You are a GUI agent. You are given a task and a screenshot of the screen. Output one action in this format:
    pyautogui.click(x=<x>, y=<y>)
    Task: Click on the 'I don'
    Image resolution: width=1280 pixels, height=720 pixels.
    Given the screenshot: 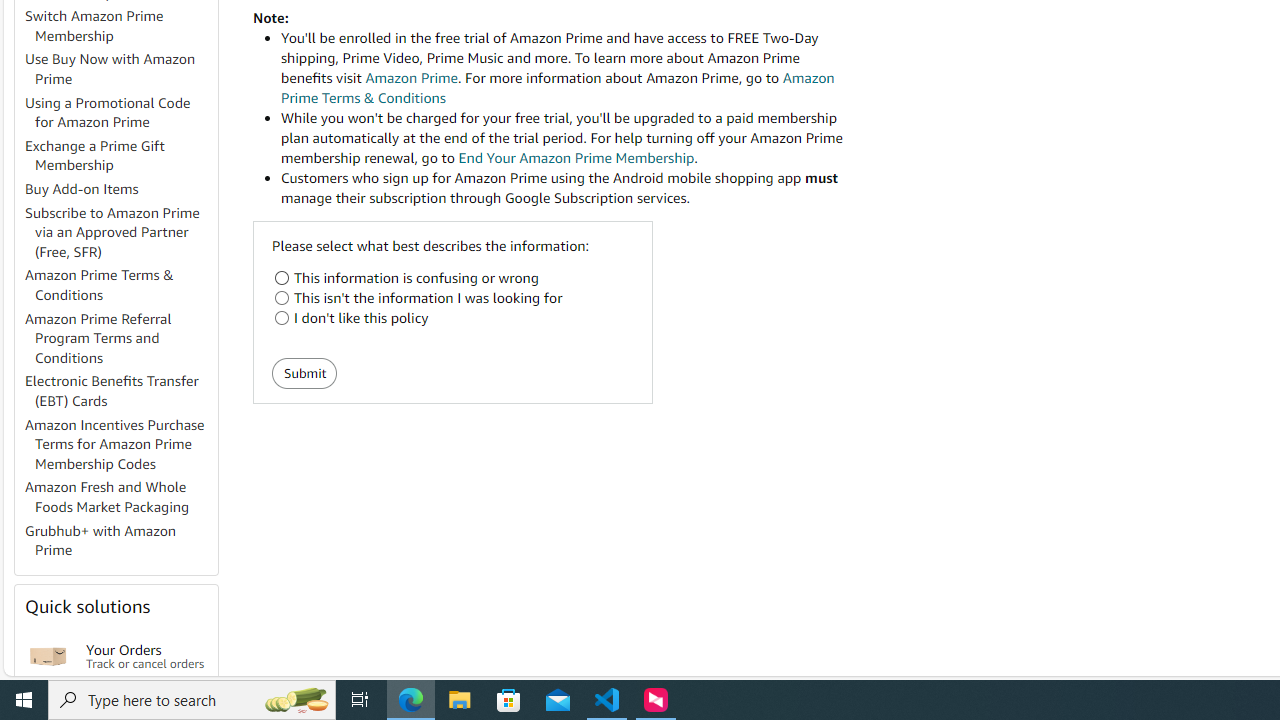 What is the action you would take?
    pyautogui.click(x=281, y=317)
    